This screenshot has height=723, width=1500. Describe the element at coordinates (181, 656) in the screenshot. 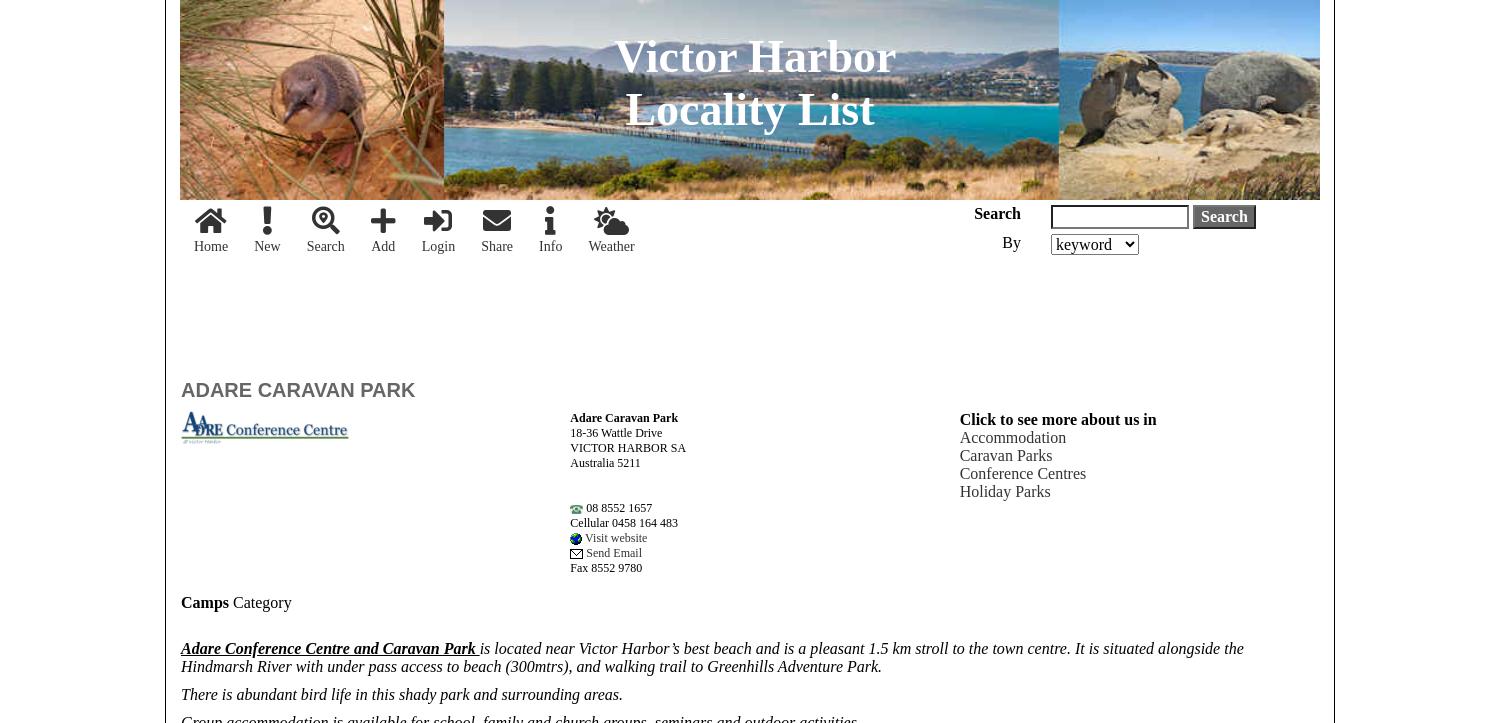

I see `'is located near Victor Harbor’s best beach and is a pleasant 1.5 km stroll to the town centre. It is situated alongside the Hindmarsh River with under pass access to beach (300mtrs), and walking trail to Greenhills Adventure Park.'` at that location.